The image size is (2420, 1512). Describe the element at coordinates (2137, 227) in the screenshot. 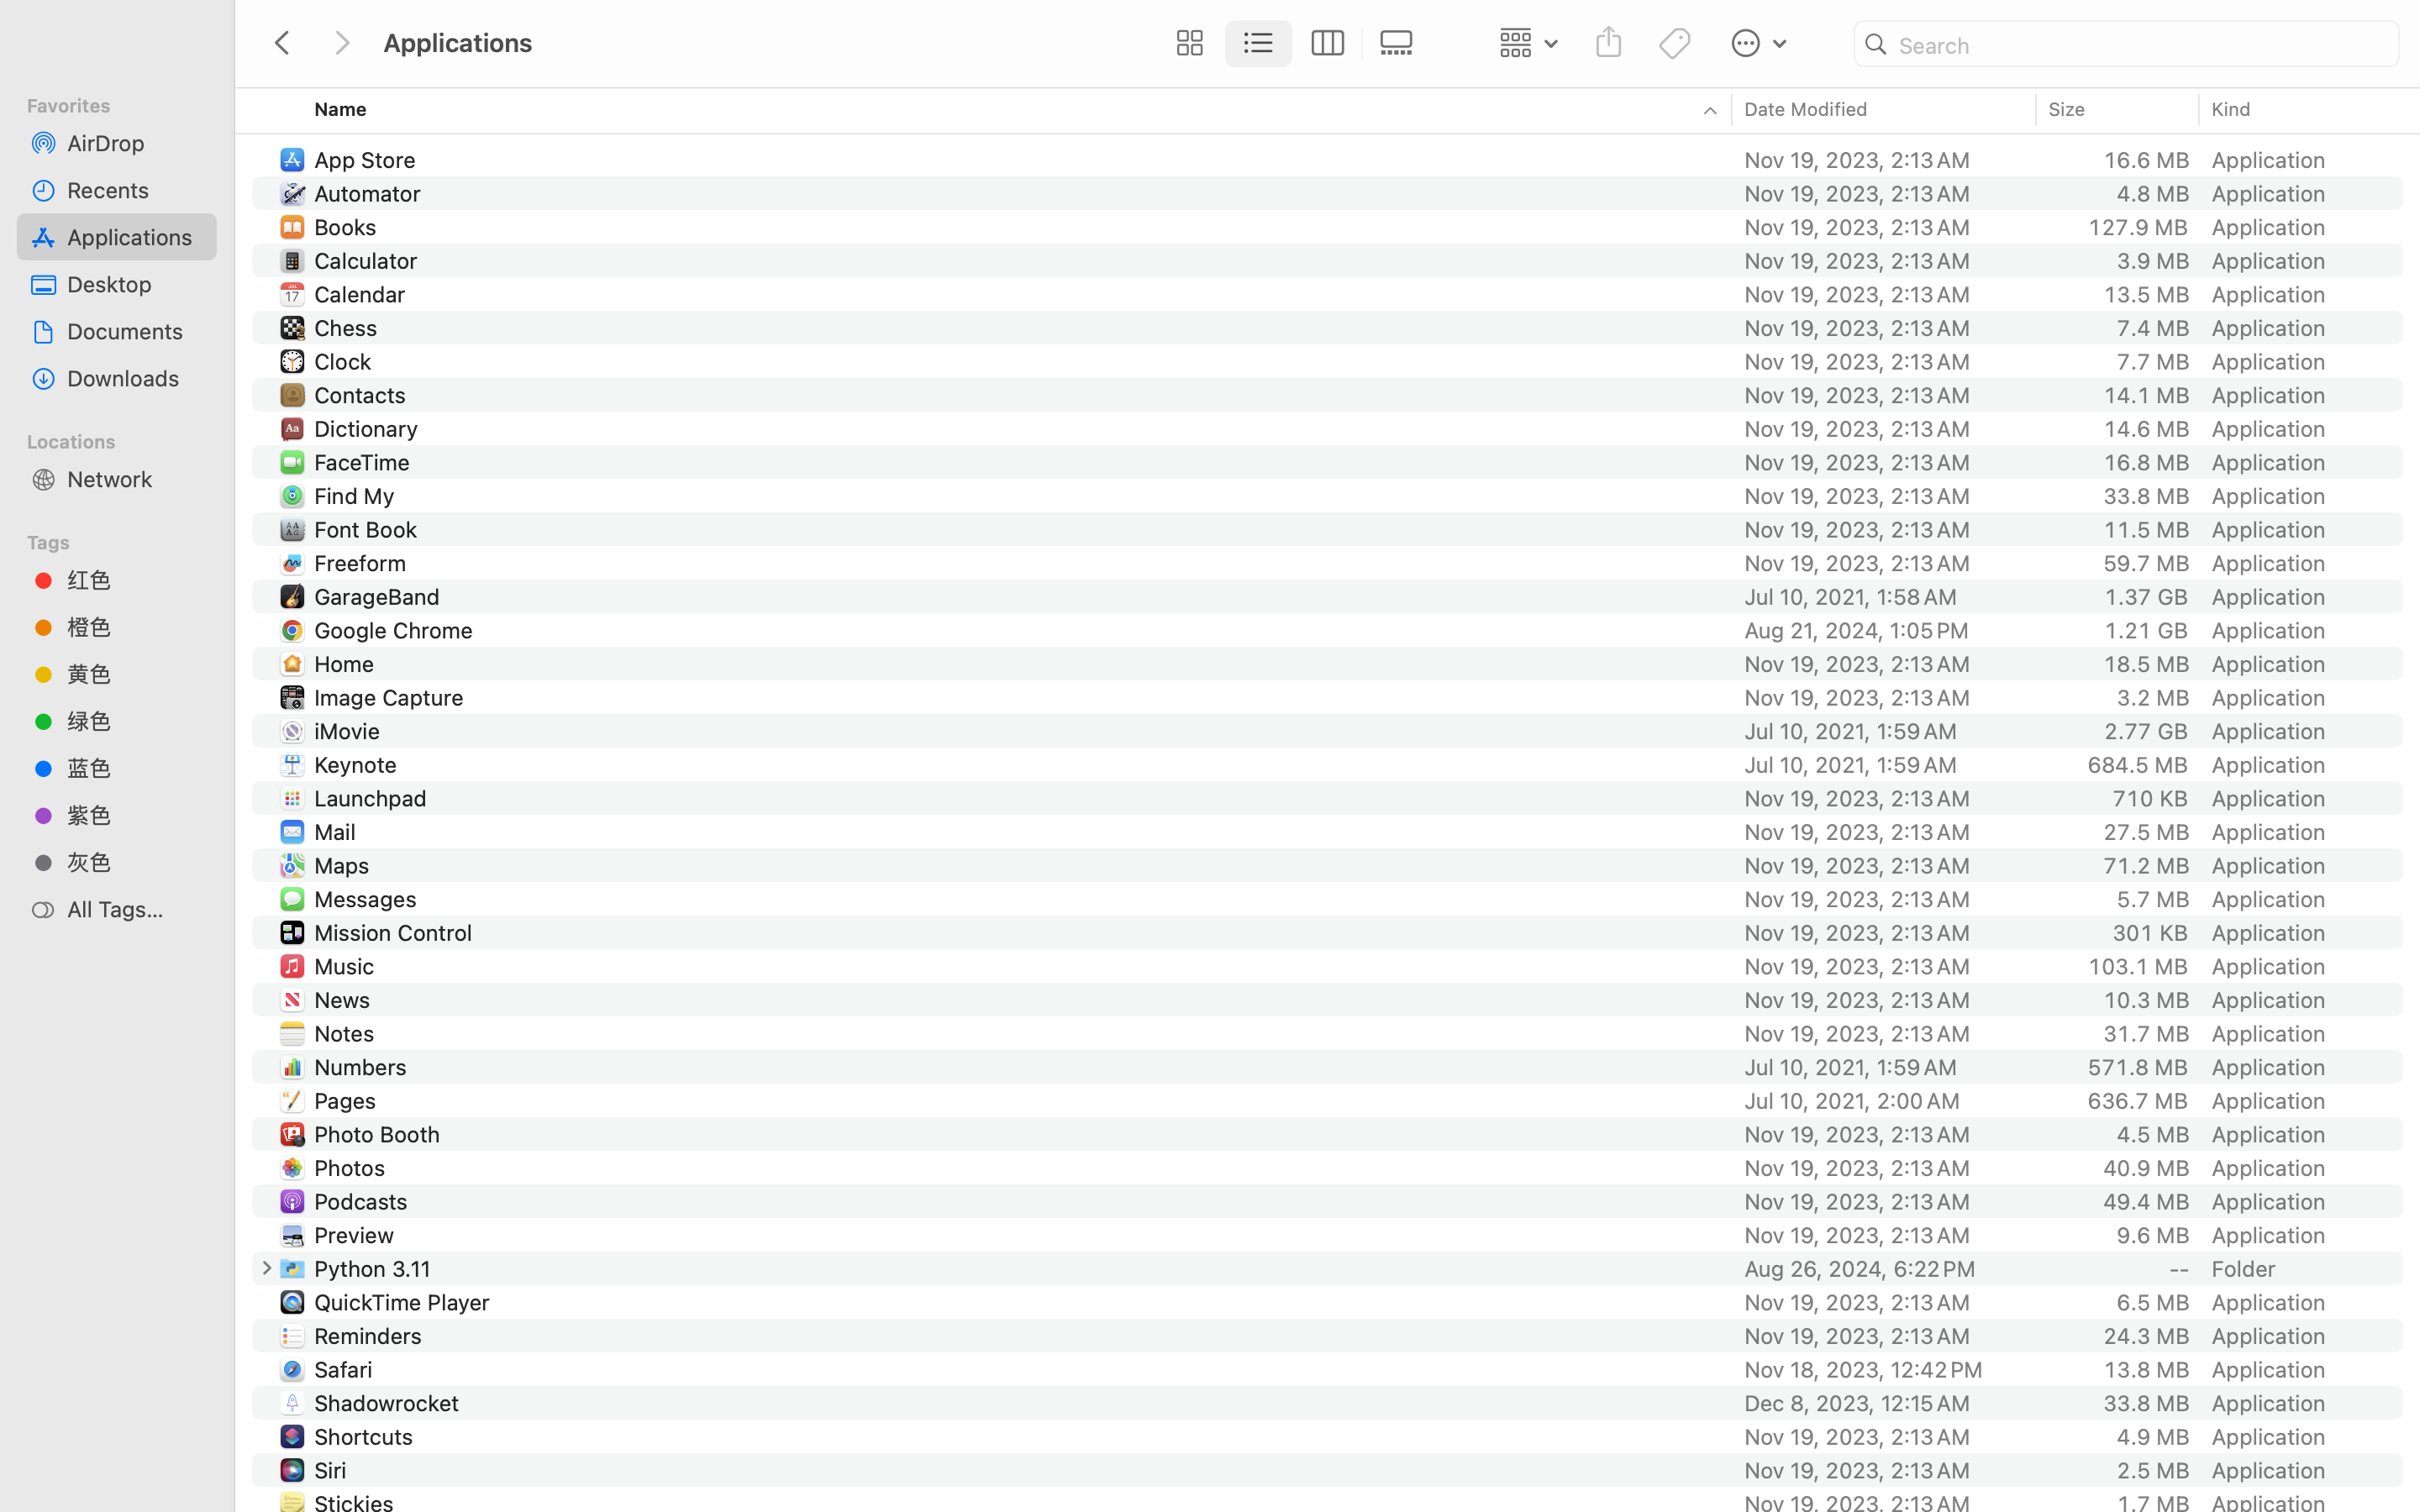

I see `'127.9 MB'` at that location.